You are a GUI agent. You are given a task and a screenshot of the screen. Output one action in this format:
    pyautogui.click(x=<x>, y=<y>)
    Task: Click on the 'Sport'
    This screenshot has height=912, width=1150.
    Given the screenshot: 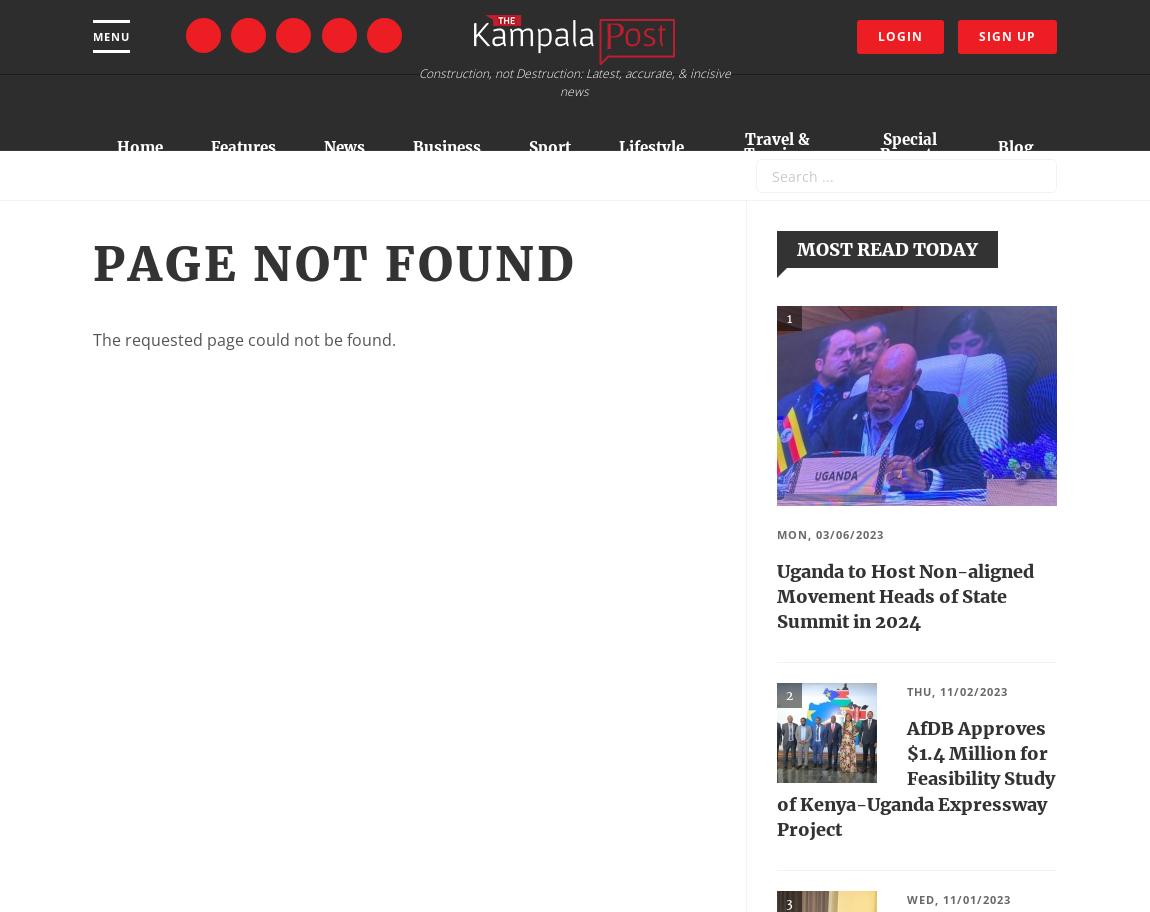 What is the action you would take?
    pyautogui.click(x=550, y=145)
    